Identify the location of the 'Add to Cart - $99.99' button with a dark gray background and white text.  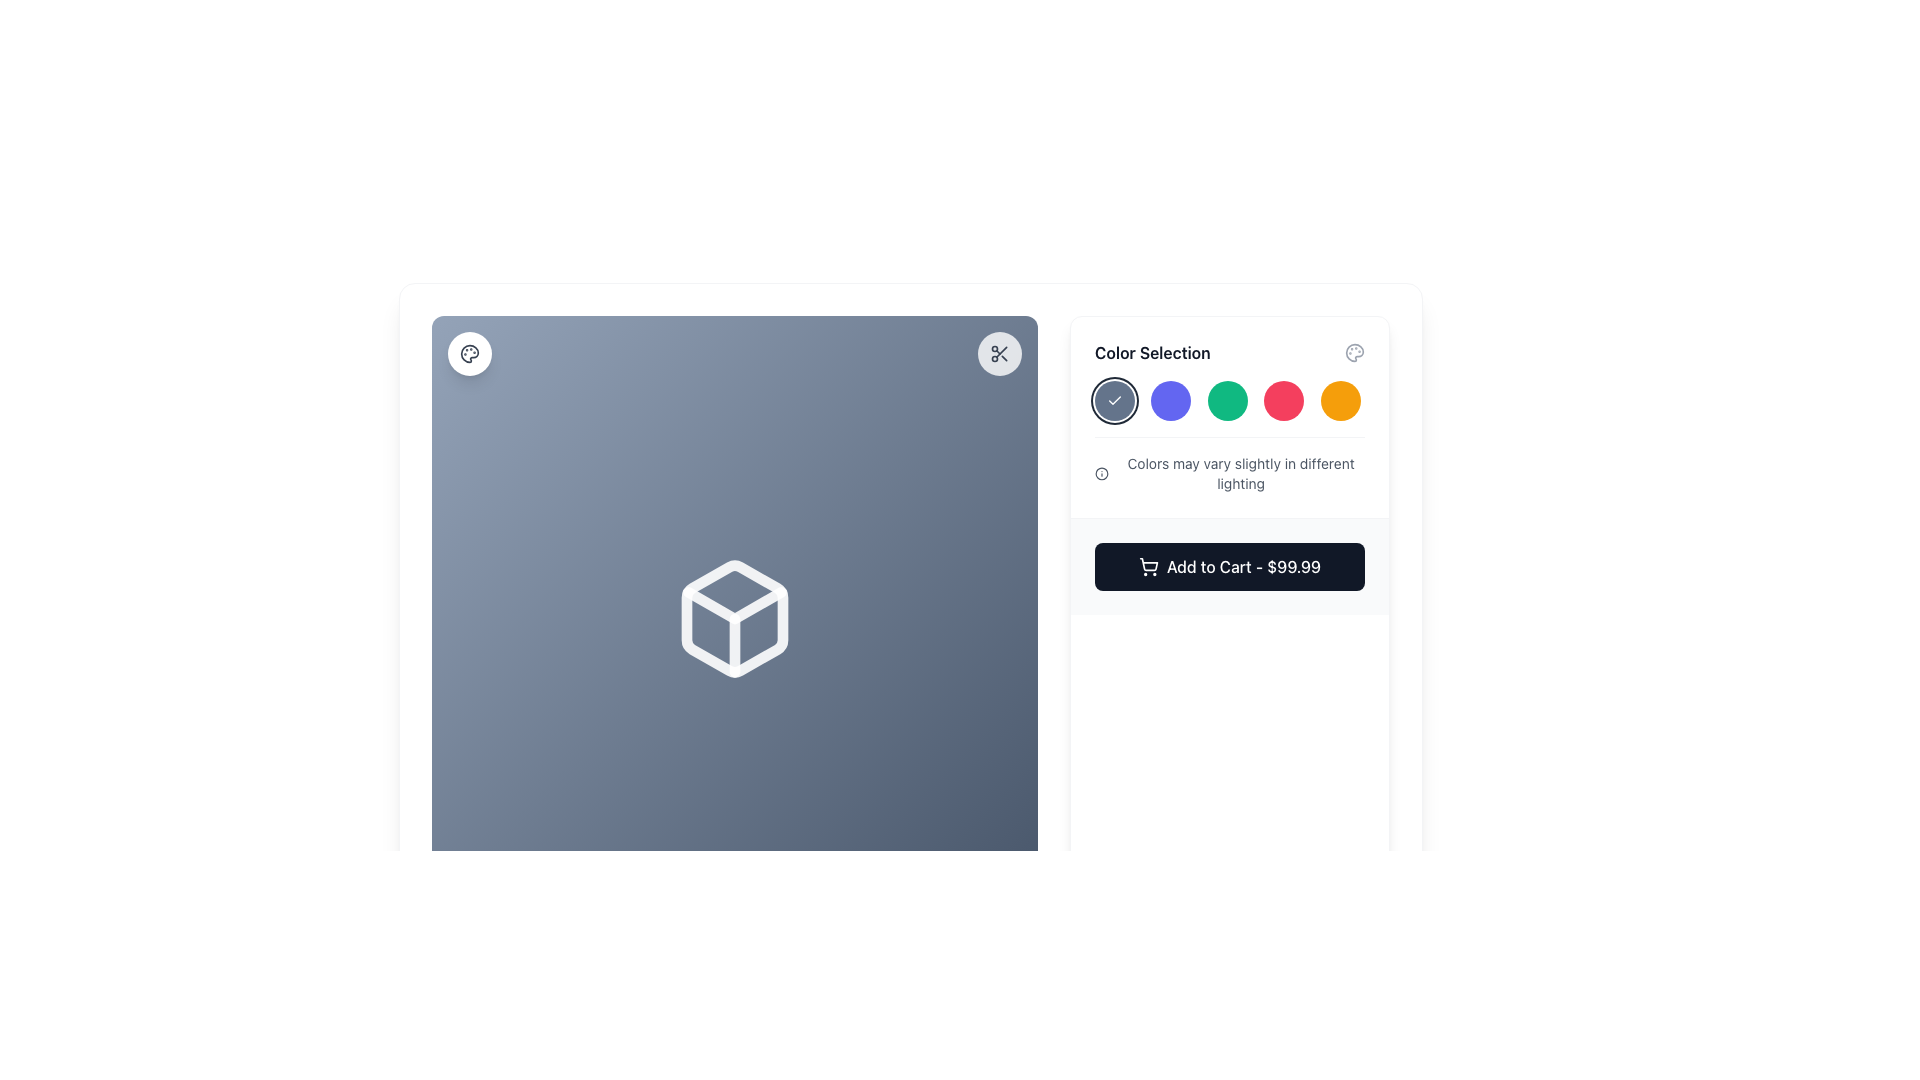
(1228, 567).